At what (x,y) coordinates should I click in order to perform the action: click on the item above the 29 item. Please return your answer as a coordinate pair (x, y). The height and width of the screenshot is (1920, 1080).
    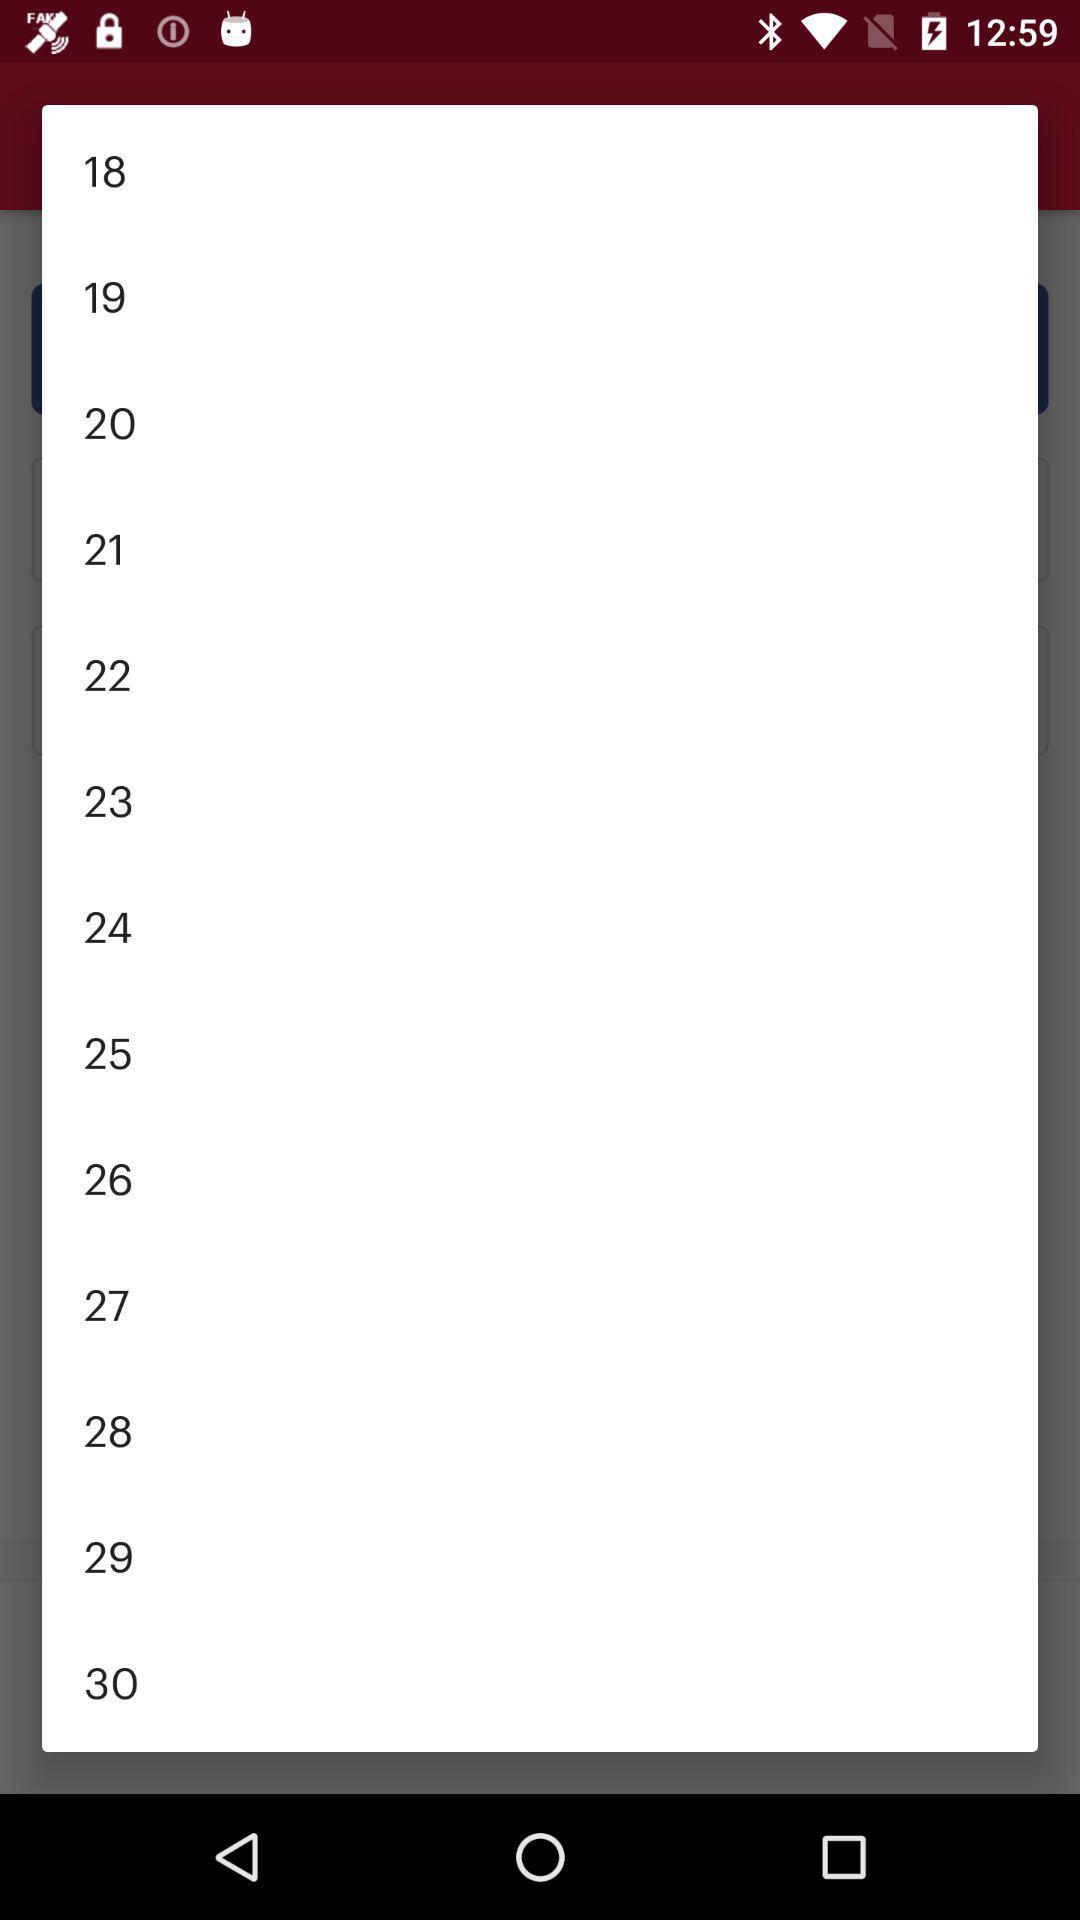
    Looking at the image, I should click on (540, 1427).